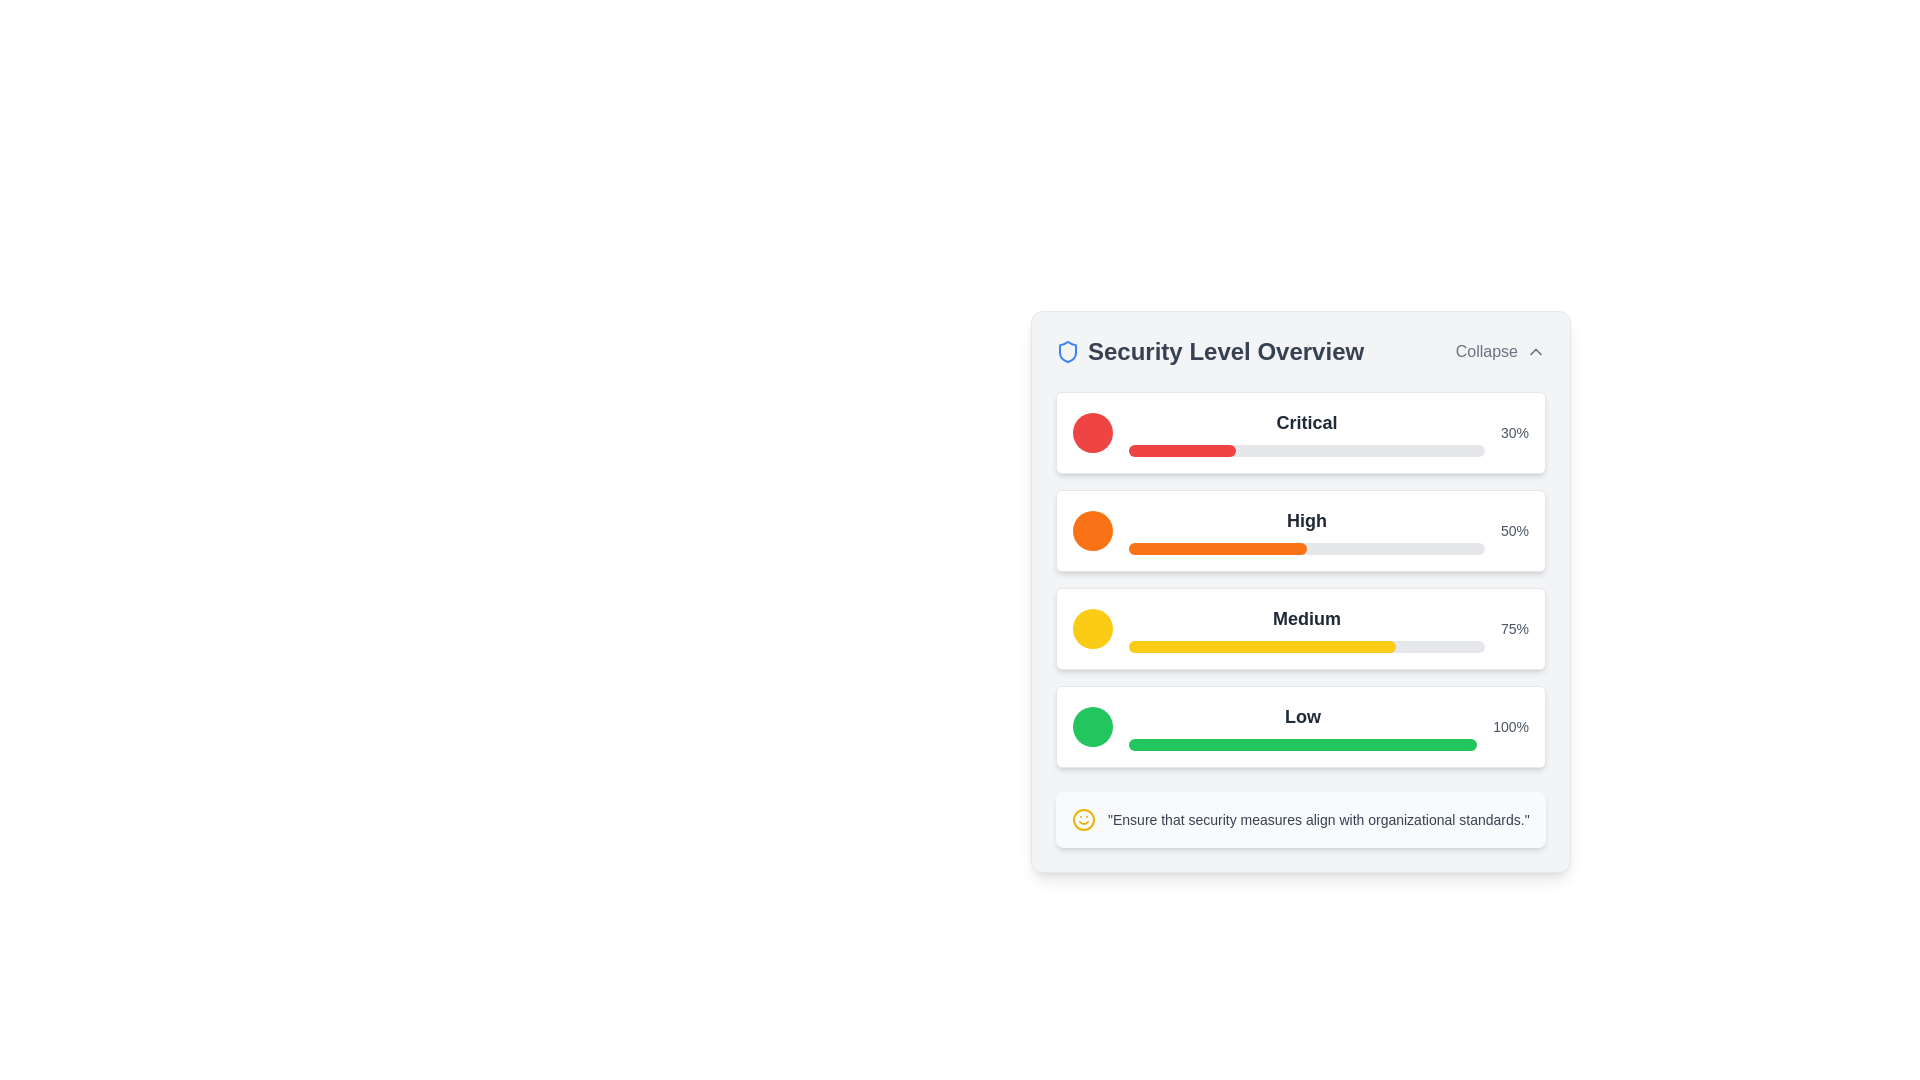 This screenshot has height=1080, width=1920. Describe the element at coordinates (1511, 726) in the screenshot. I see `the '100%' text label located at the far right of the 'Low' row in the 'Security Level Overview' section for additional information` at that location.